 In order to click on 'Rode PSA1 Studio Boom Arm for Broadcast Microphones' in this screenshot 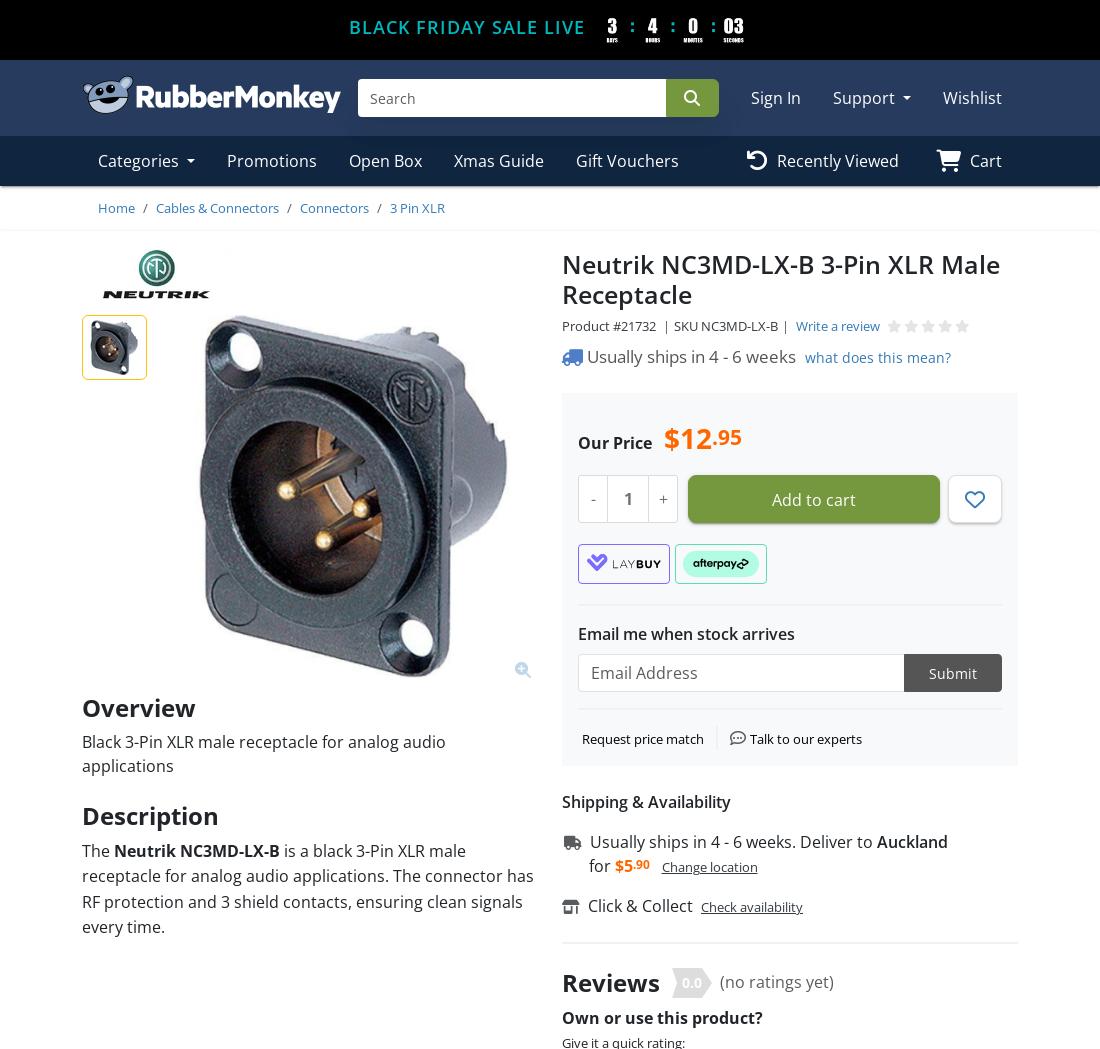, I will do `click(193, 312)`.